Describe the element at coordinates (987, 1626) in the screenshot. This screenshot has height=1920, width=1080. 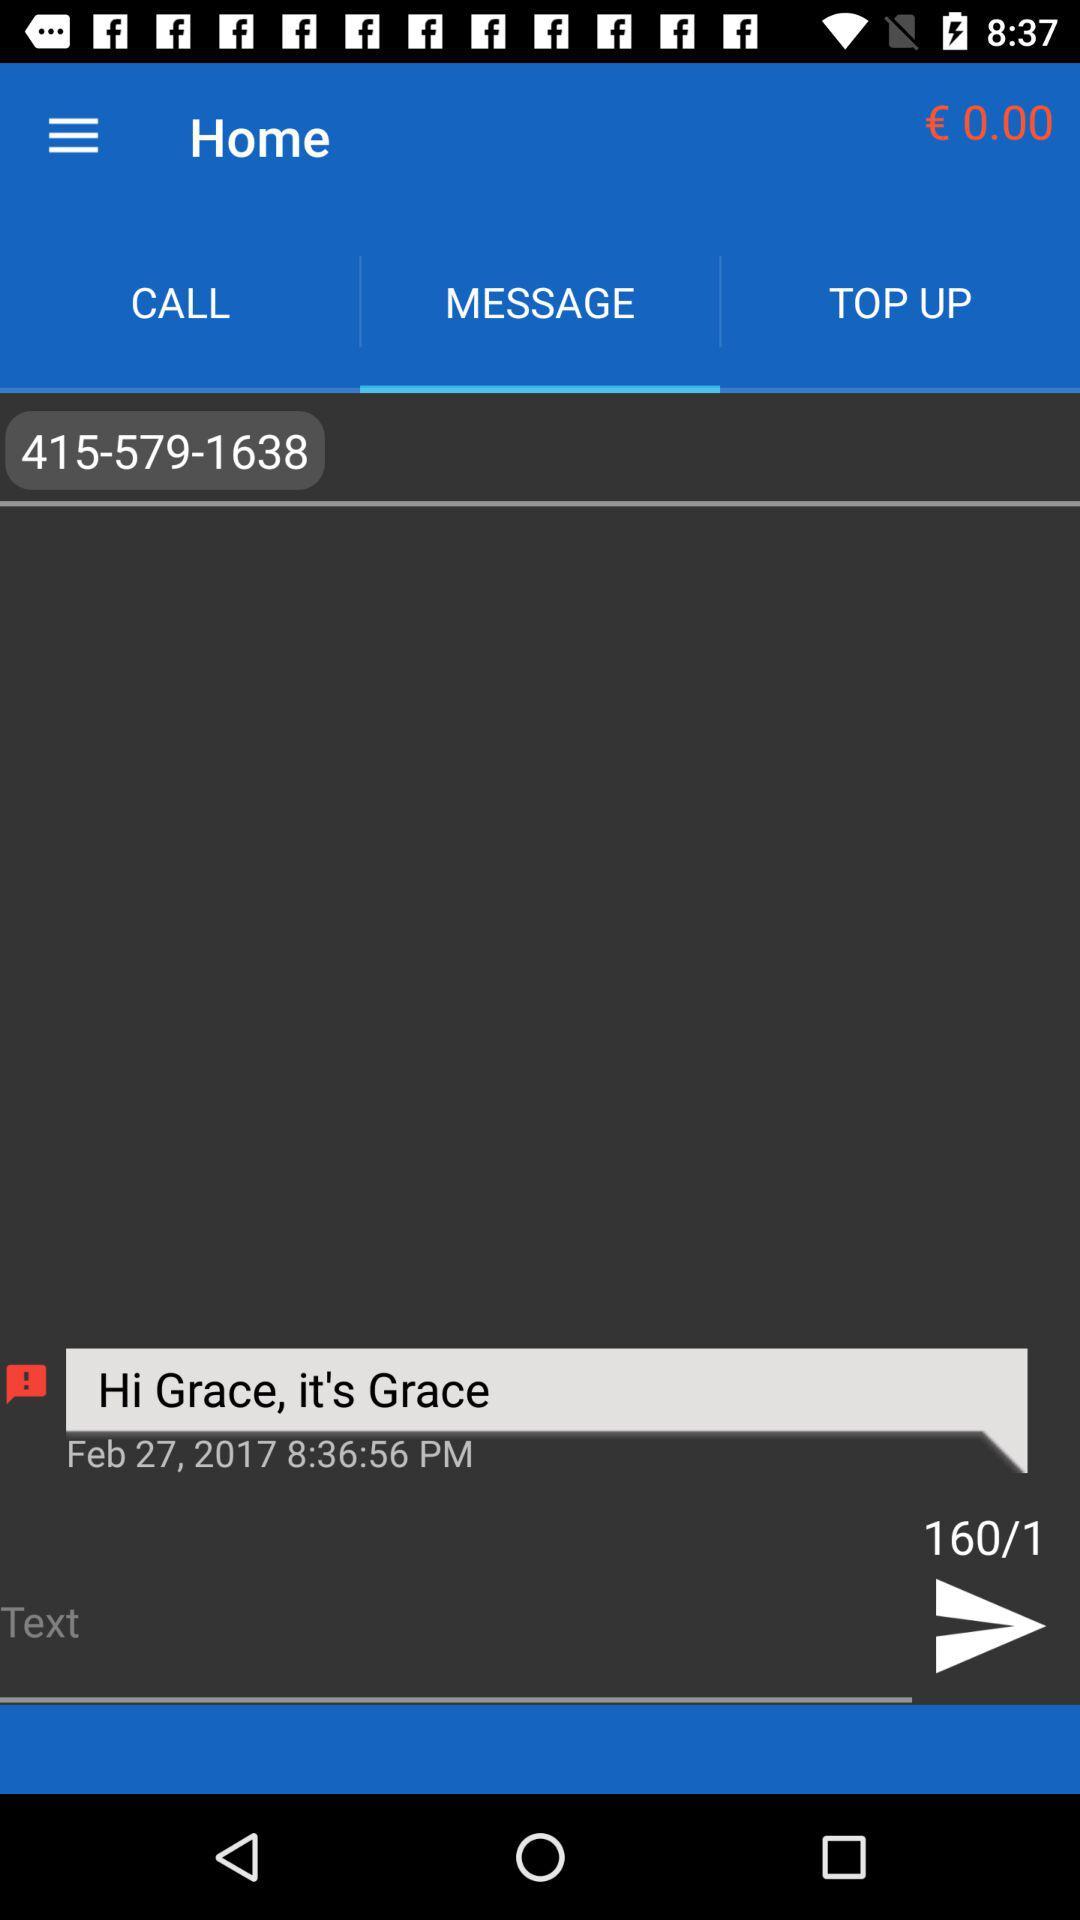
I see `the item below 160/1 item` at that location.